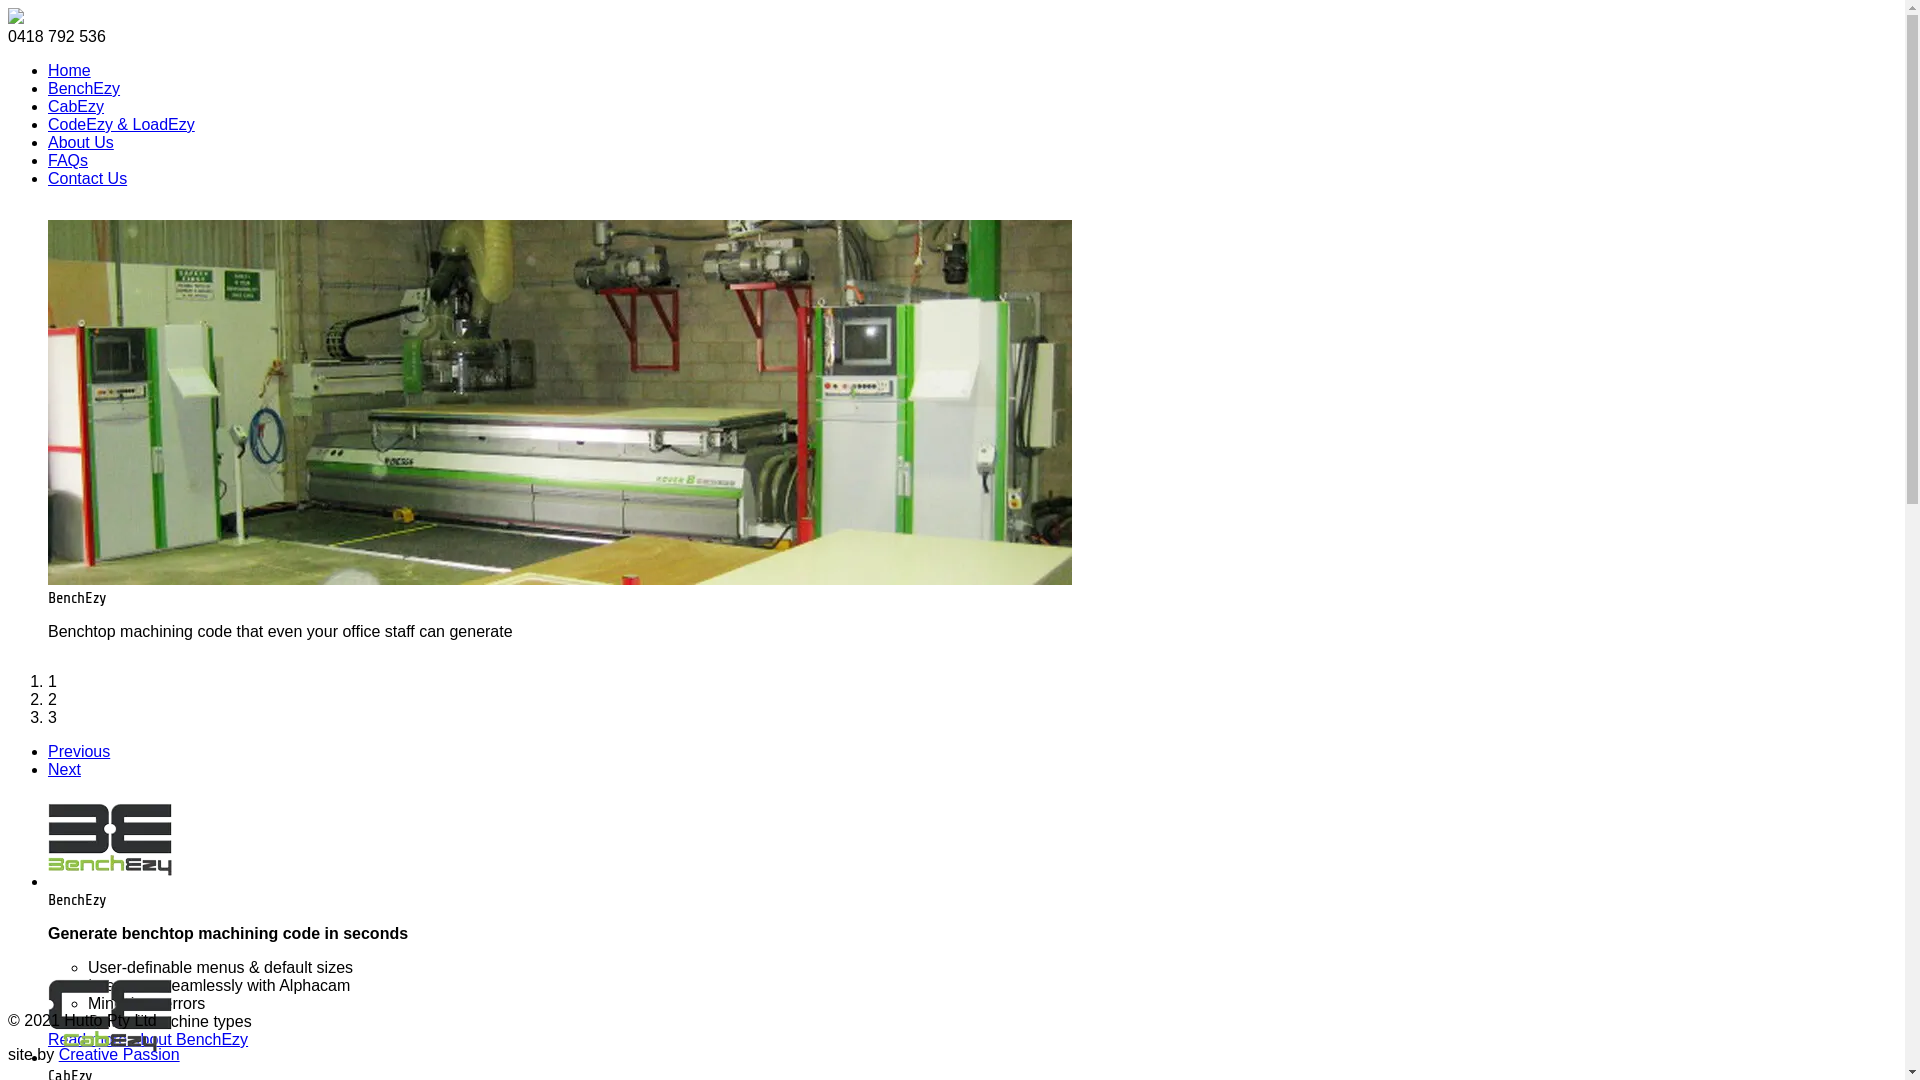 The height and width of the screenshot is (1080, 1920). What do you see at coordinates (78, 751) in the screenshot?
I see `'Previous'` at bounding box center [78, 751].